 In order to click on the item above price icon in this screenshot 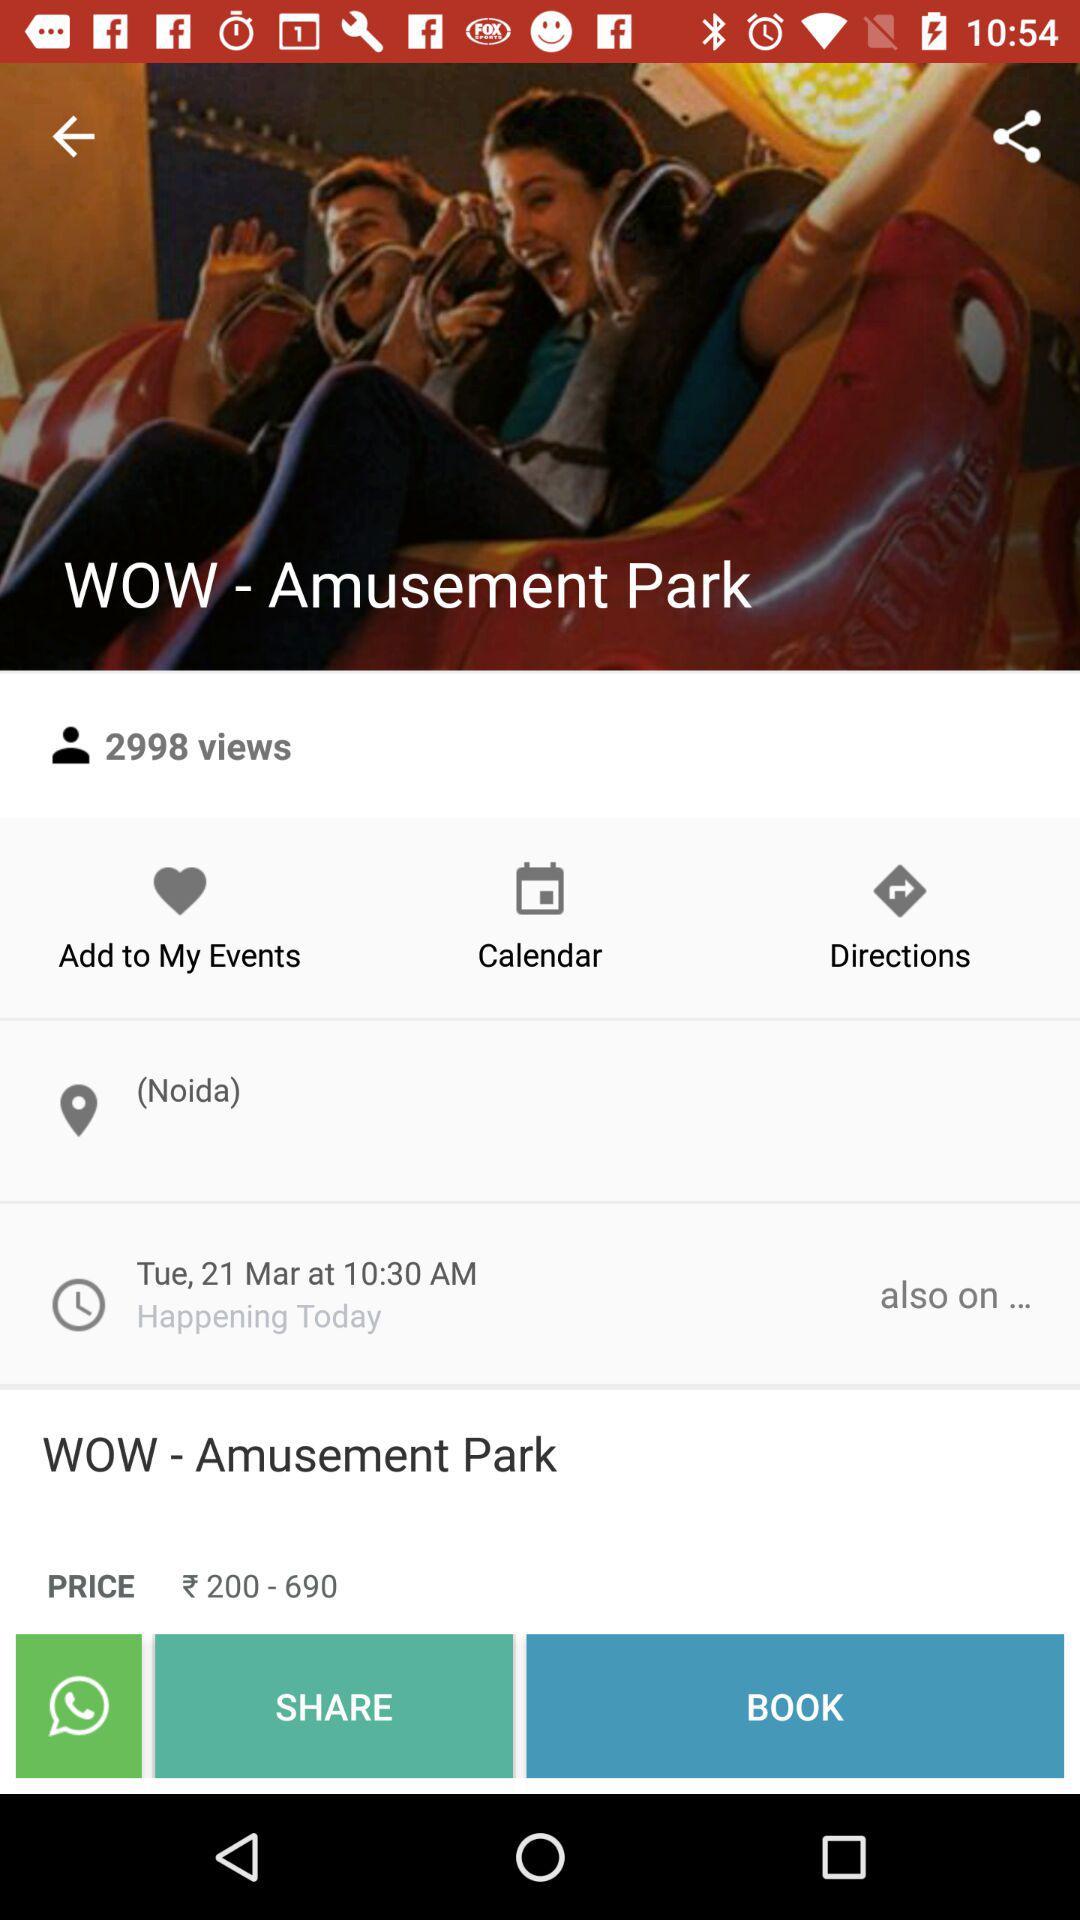, I will do `click(540, 1453)`.